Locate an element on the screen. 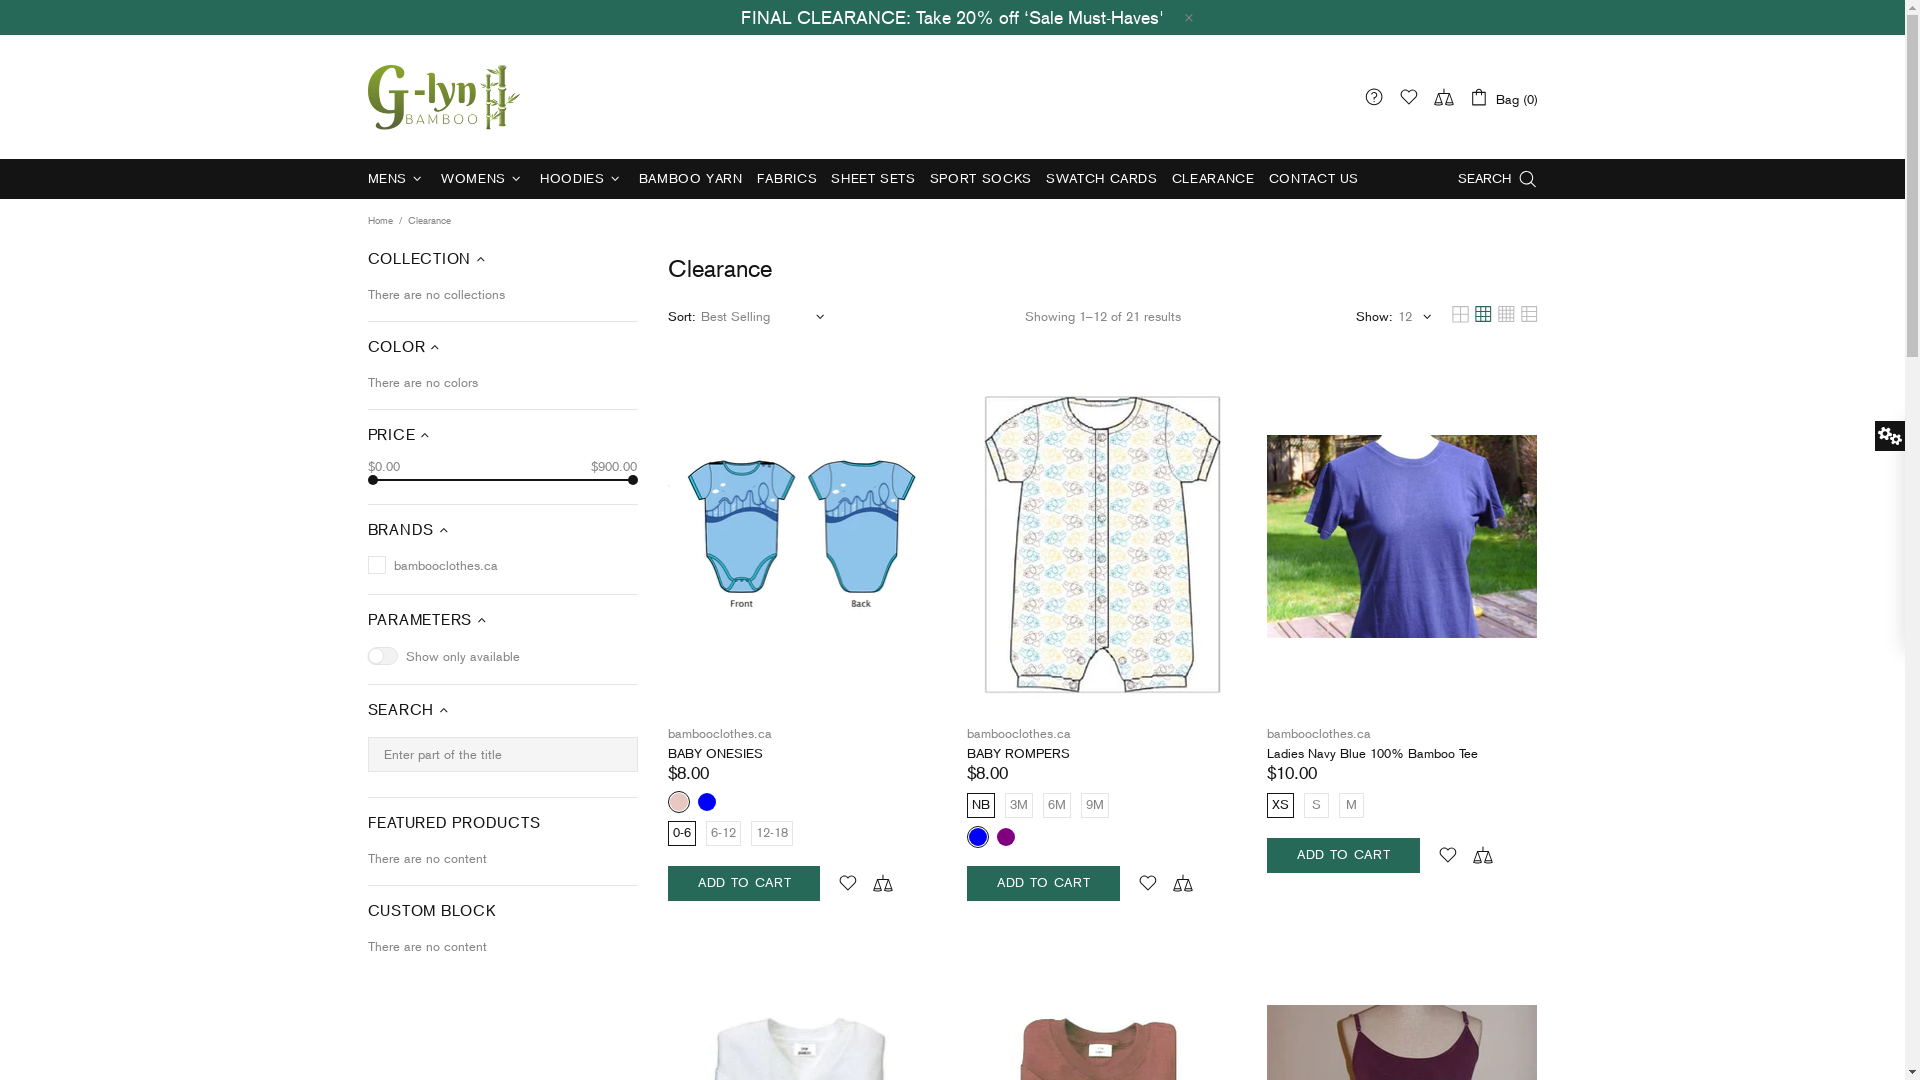 Image resolution: width=1920 pixels, height=1080 pixels. 'bambooclothes.ca' is located at coordinates (1018, 733).